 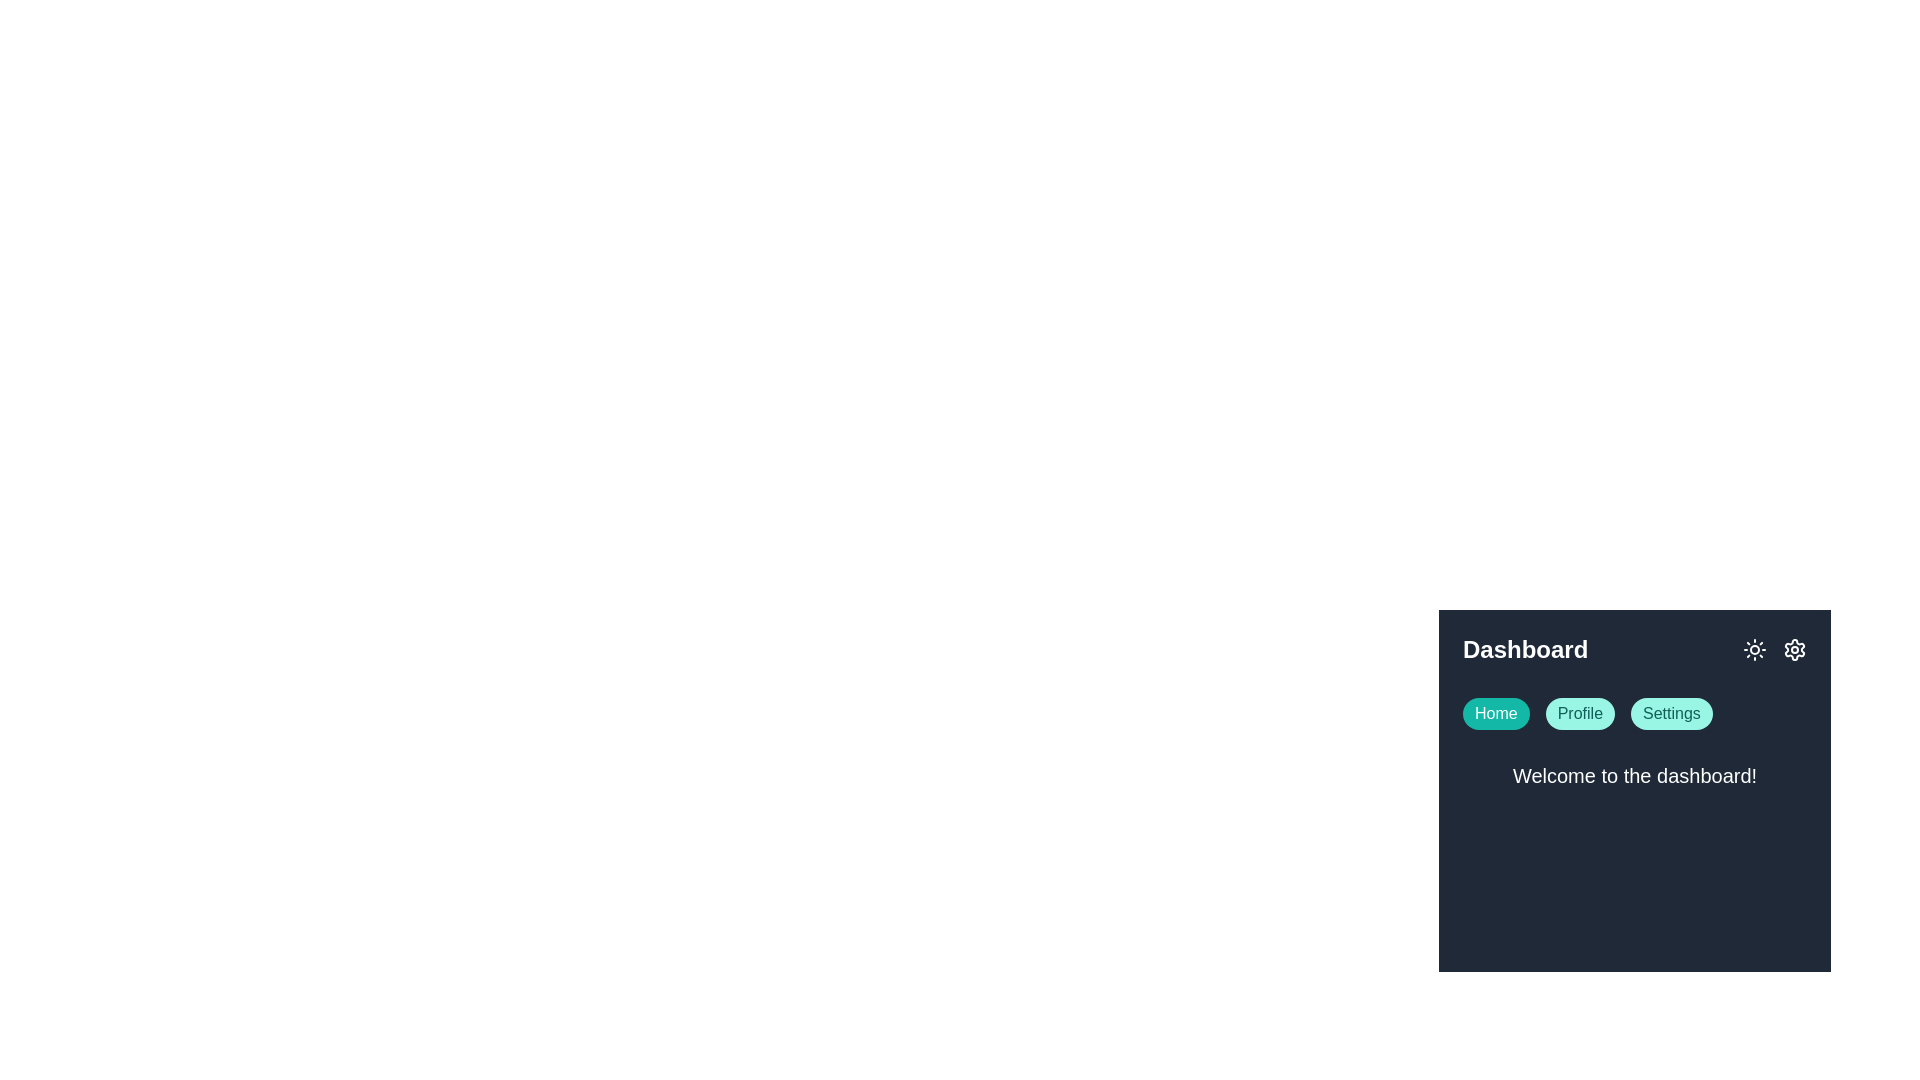 I want to click on the Static Text Display that provides a welcome message, positioned below the navigation buttons 'Home,' 'Profile,' and 'Settings.', so click(x=1635, y=778).